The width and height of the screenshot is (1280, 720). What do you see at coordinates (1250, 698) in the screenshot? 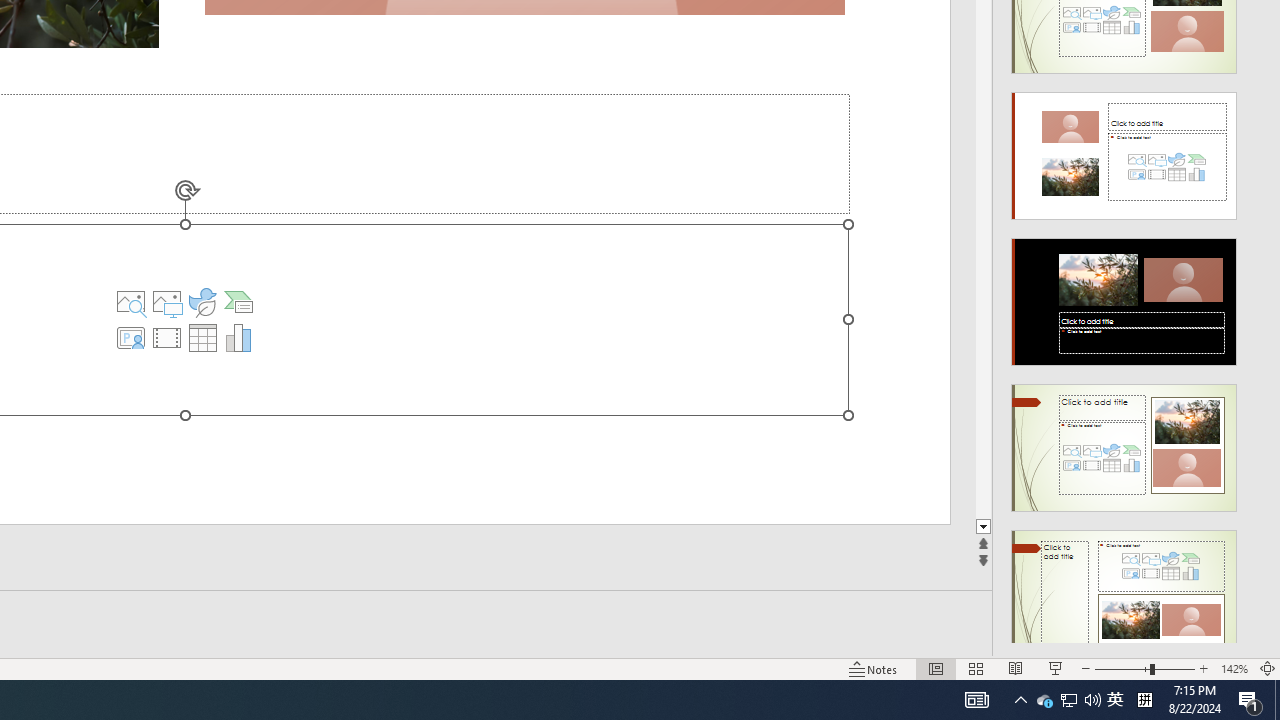
I see `'Action Center, 1 new notification'` at bounding box center [1250, 698].